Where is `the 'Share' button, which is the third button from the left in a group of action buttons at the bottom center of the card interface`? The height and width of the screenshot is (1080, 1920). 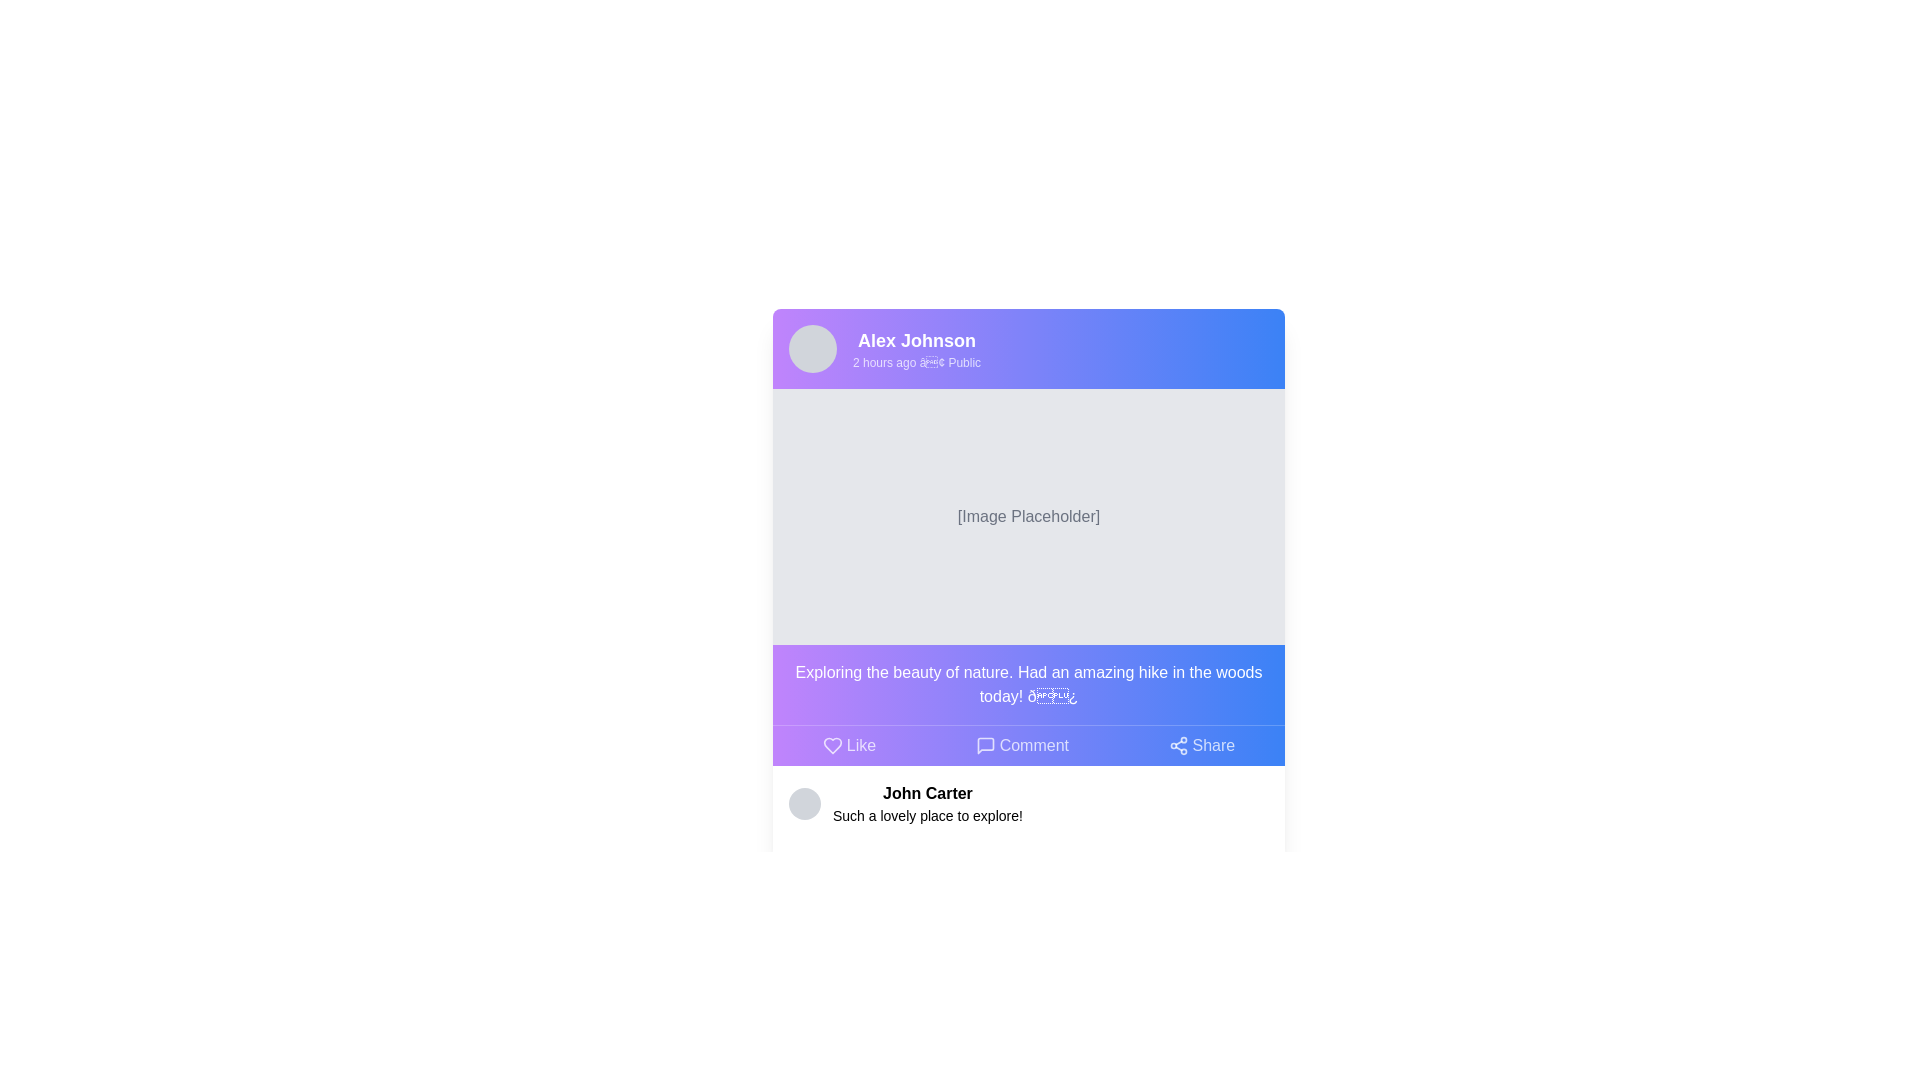 the 'Share' button, which is the third button from the left in a group of action buttons at the bottom center of the card interface is located at coordinates (1200, 745).